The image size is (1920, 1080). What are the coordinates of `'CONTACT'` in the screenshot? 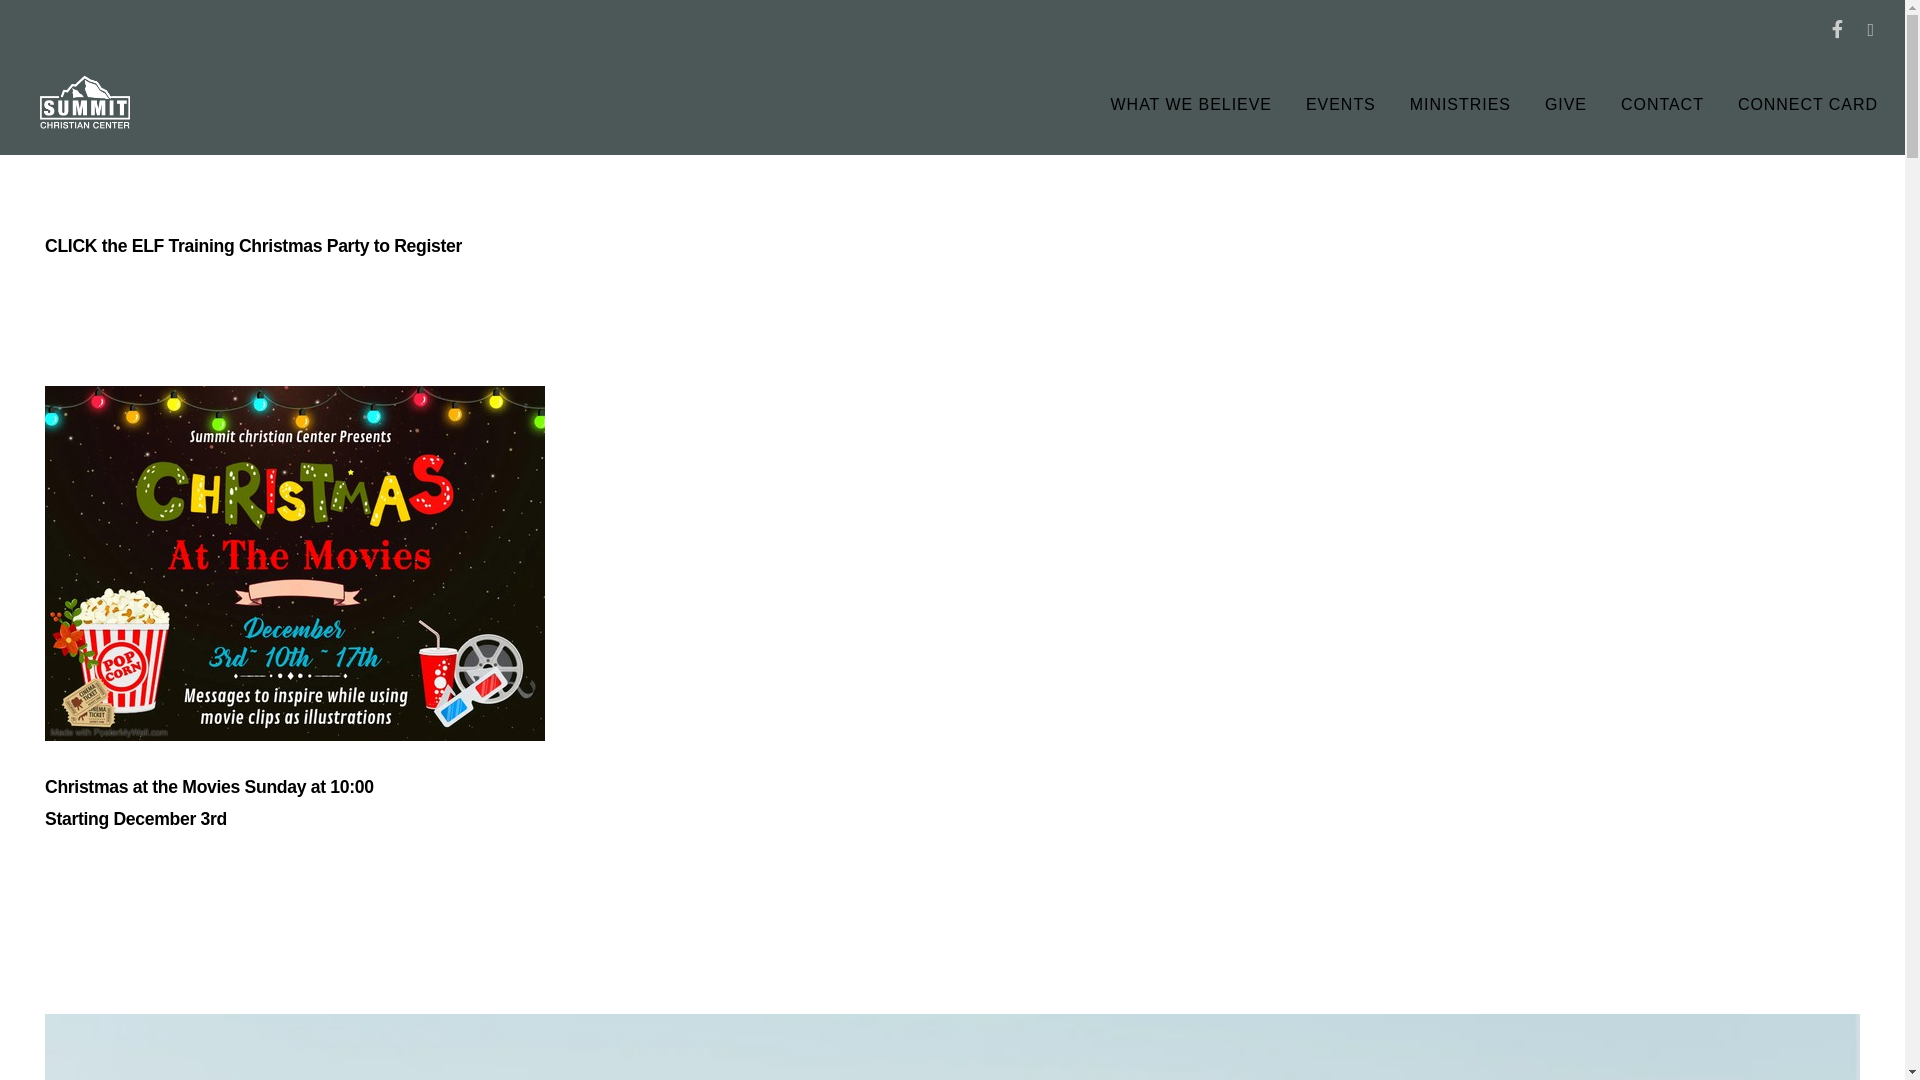 It's located at (1662, 104).